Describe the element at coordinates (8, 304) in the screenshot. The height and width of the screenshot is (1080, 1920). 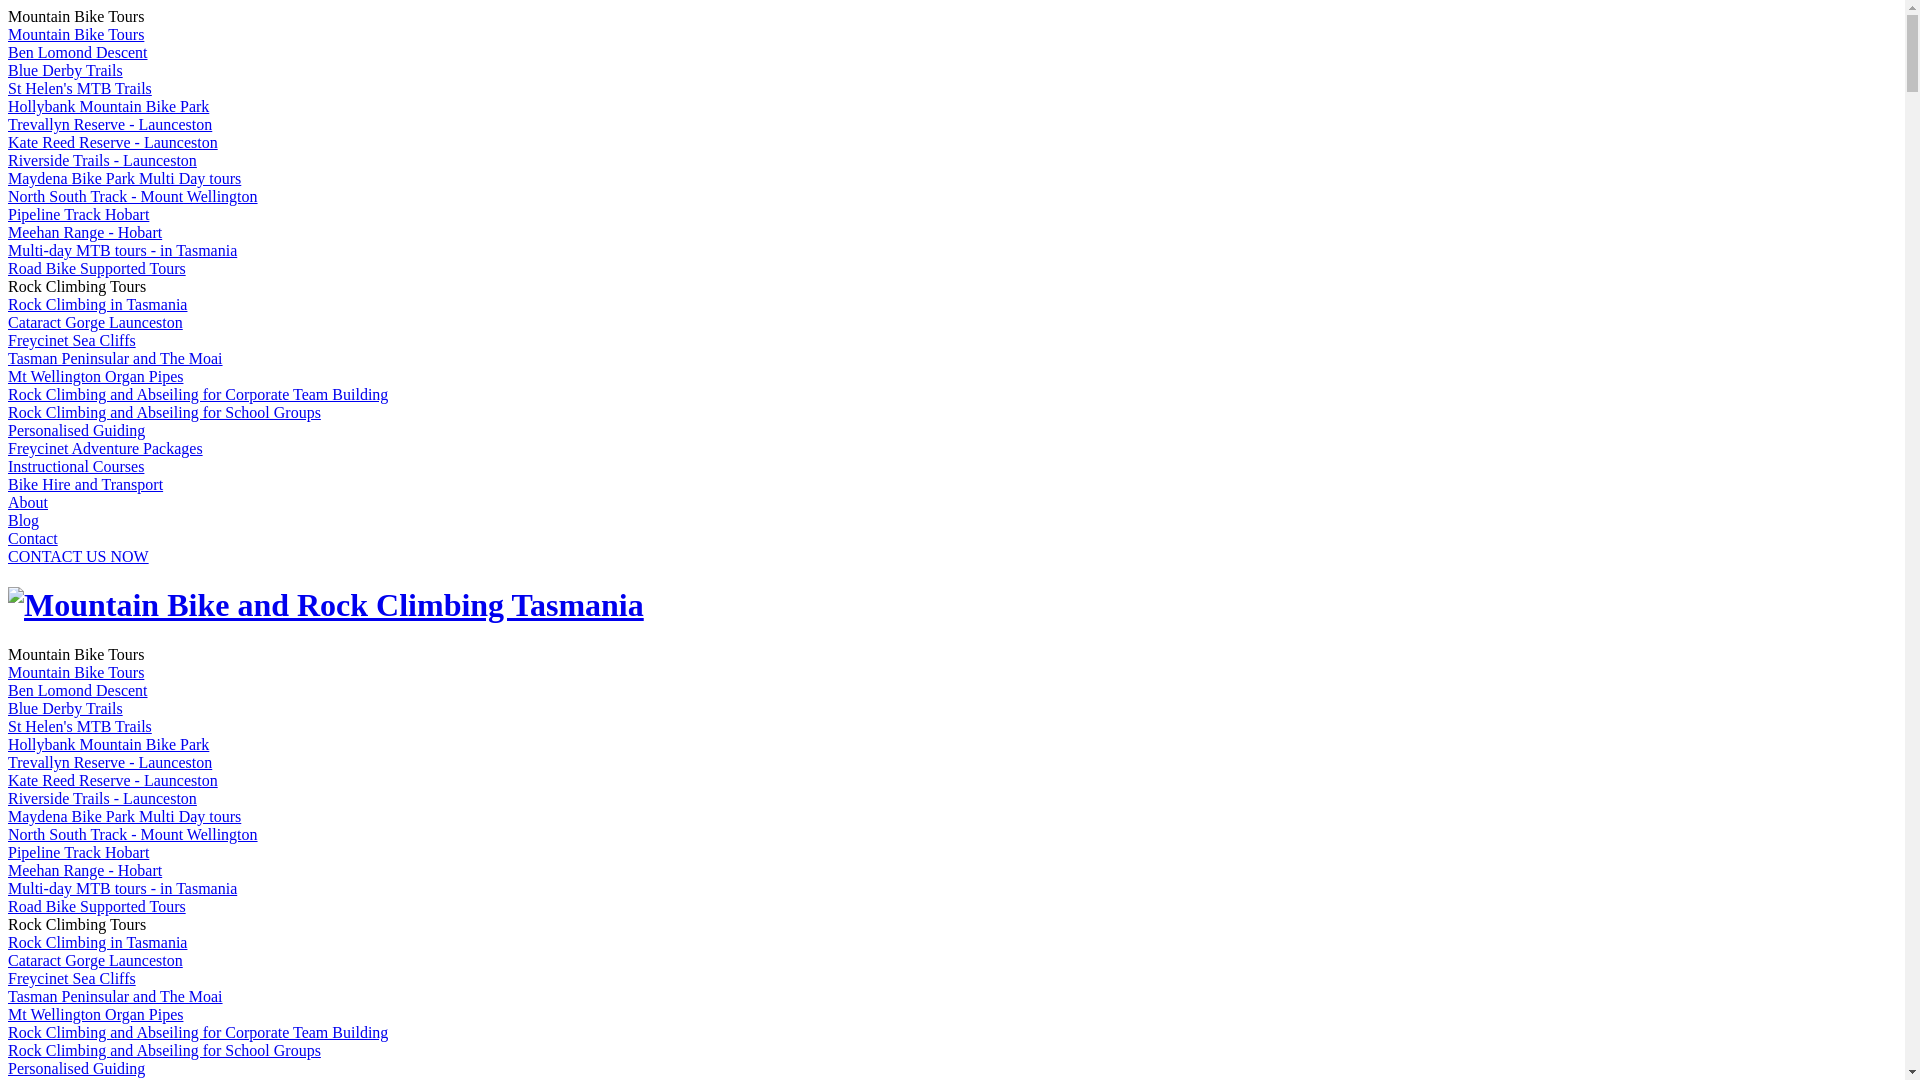
I see `'Rock Climbing in Tasmania'` at that location.